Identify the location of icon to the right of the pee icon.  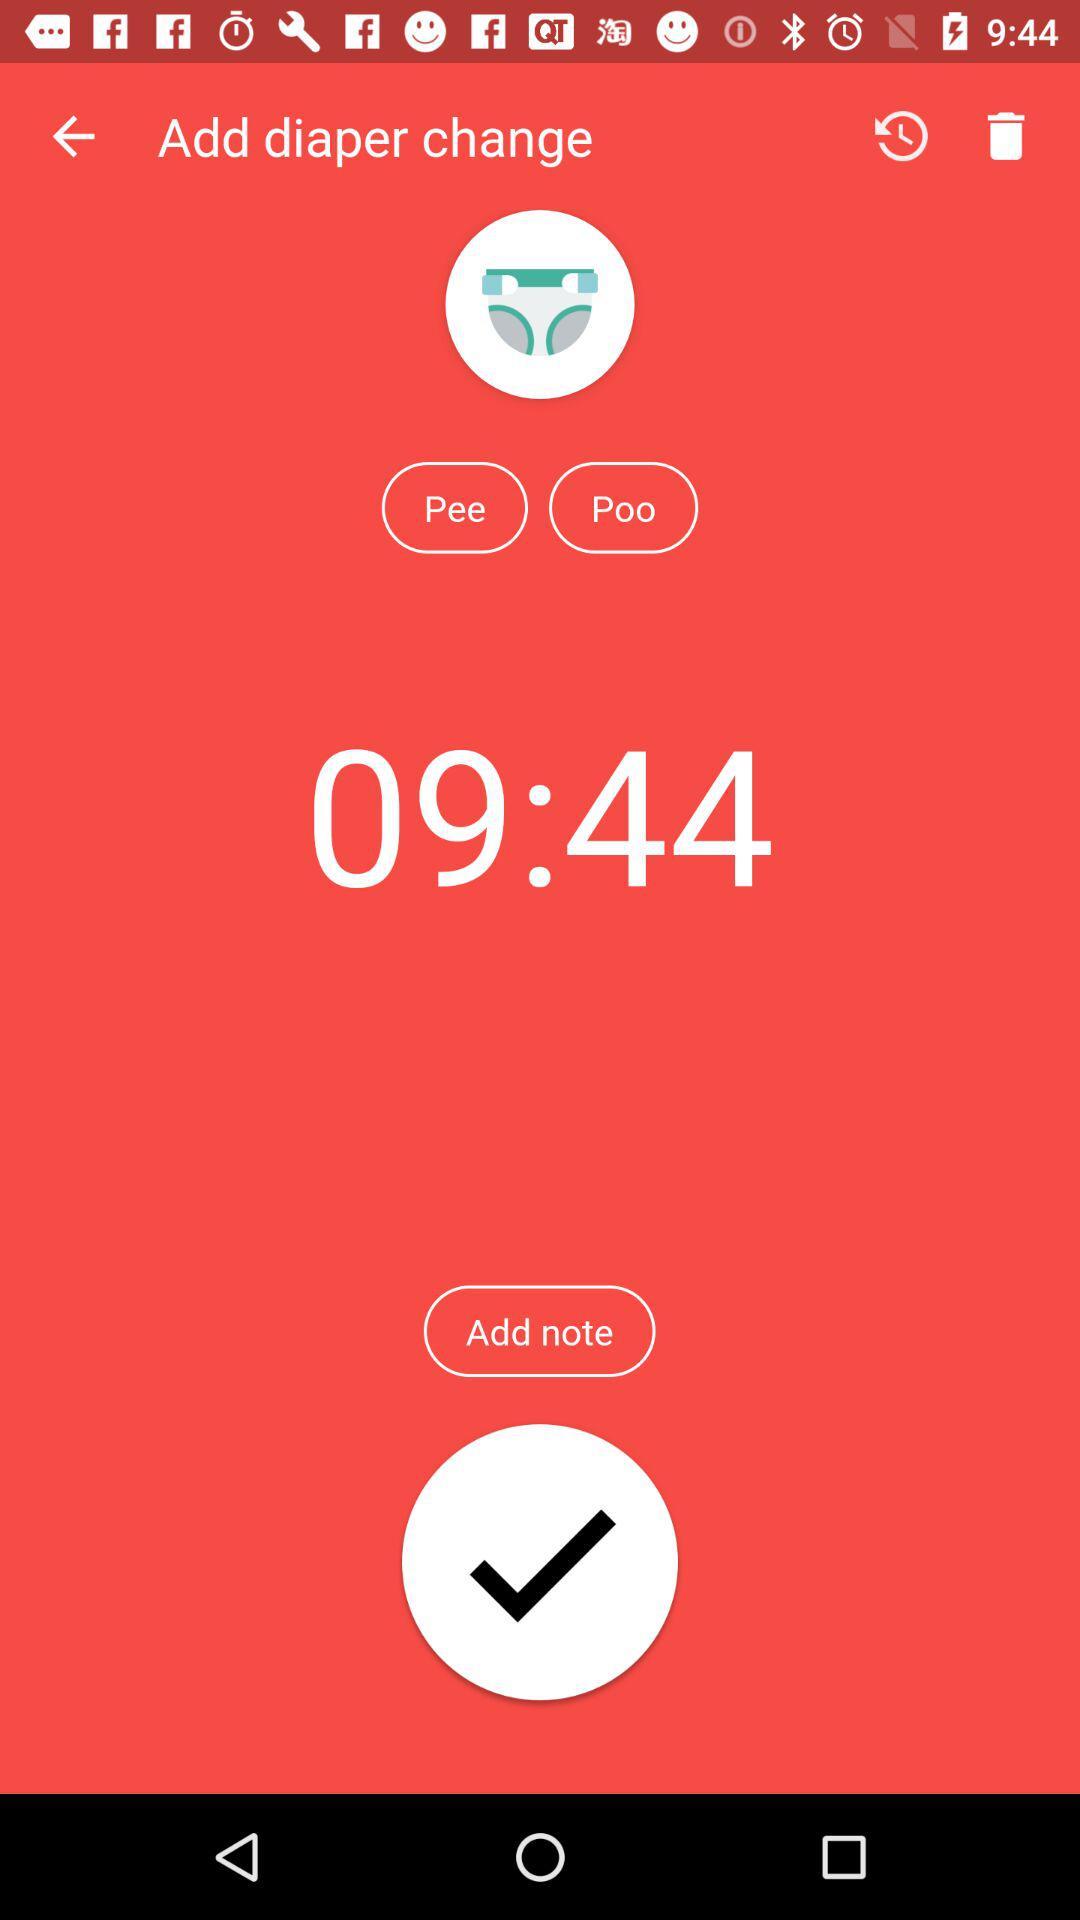
(622, 507).